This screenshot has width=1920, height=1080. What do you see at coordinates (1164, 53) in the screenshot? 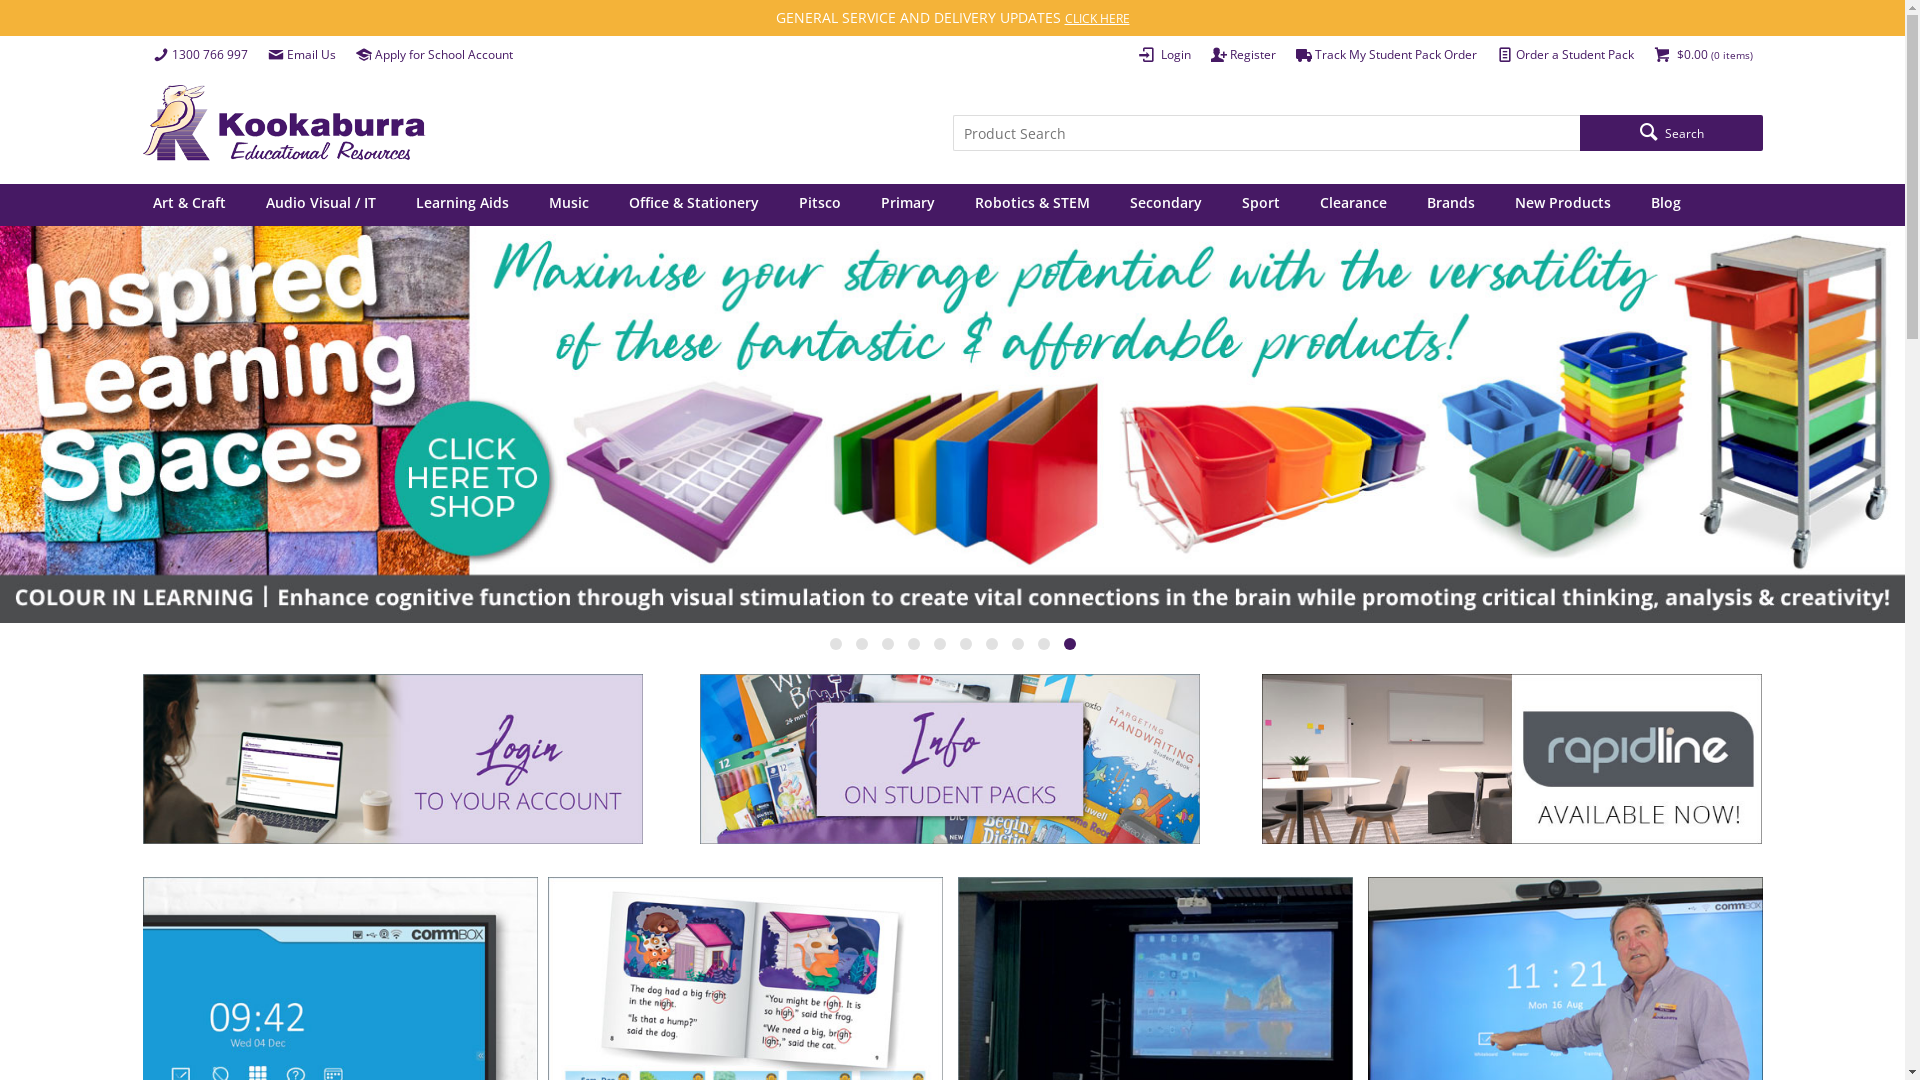
I see `'Login'` at bounding box center [1164, 53].